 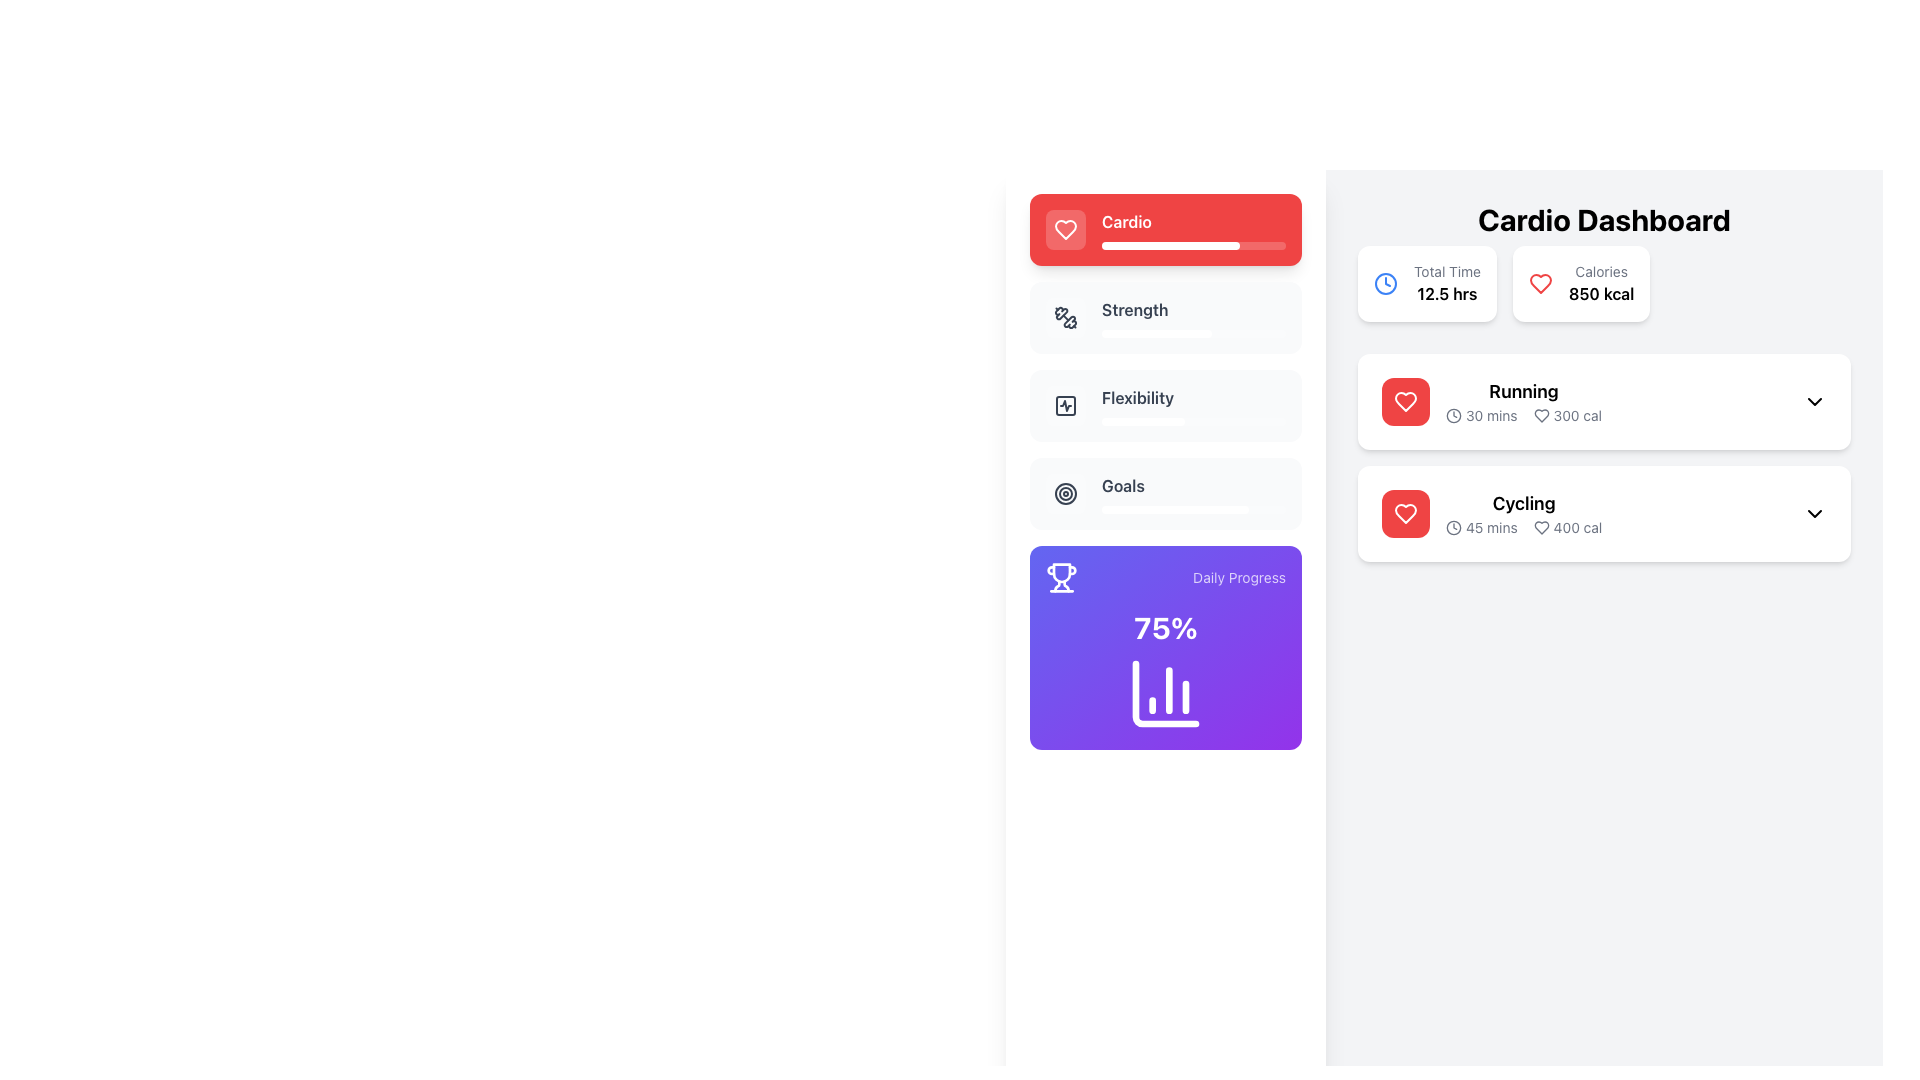 I want to click on the down chevron icon toggle button located in the 'Cycling' section, so click(x=1814, y=512).